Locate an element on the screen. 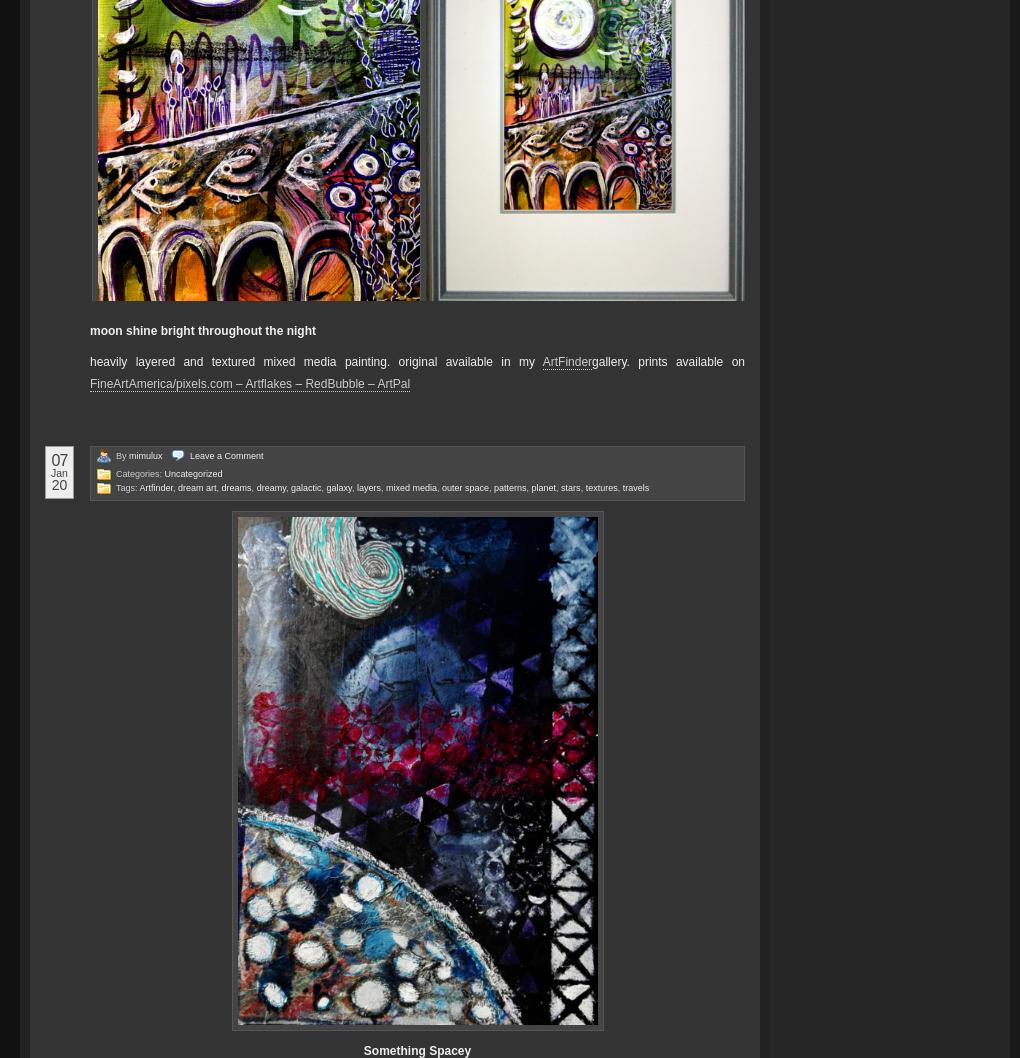  'gallery. prints available on' is located at coordinates (668, 362).